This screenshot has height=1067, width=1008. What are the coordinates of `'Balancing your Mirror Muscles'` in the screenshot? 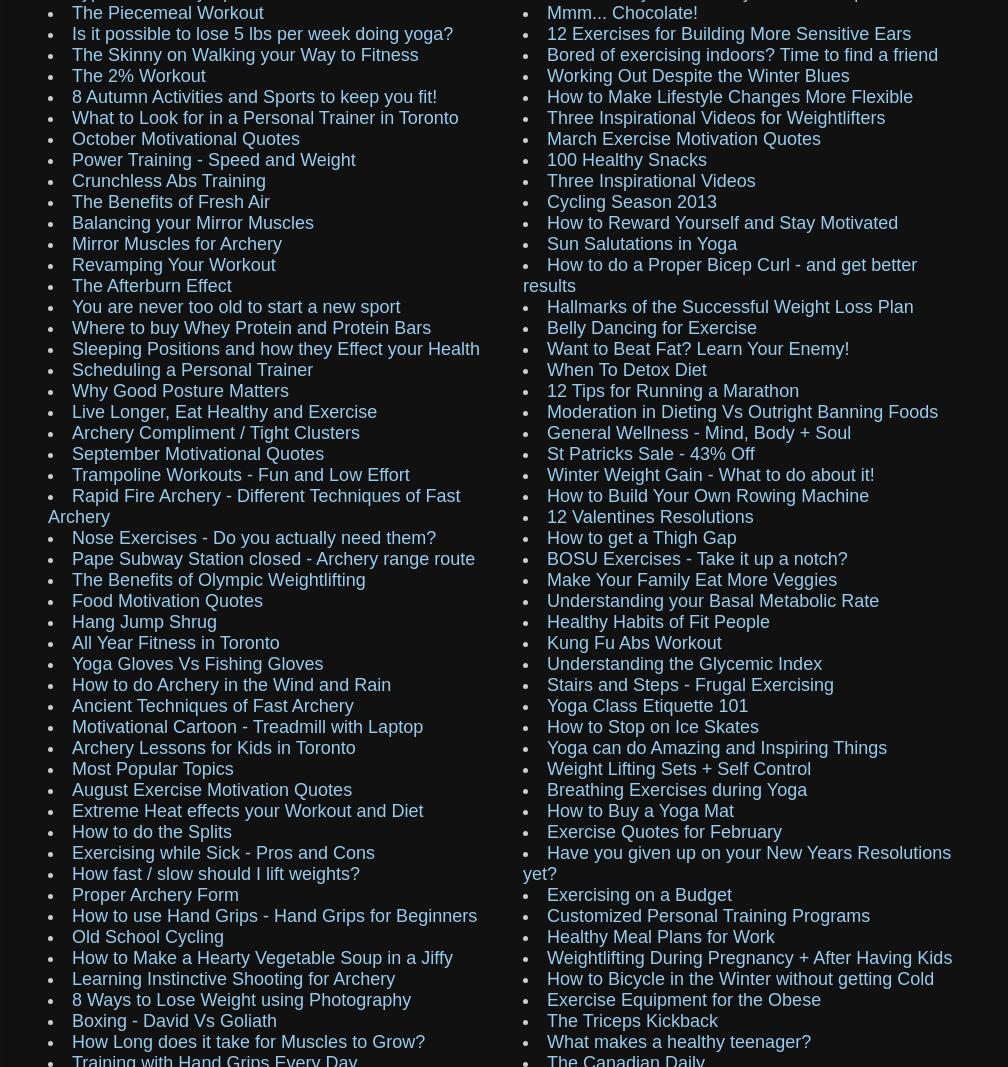 It's located at (193, 222).